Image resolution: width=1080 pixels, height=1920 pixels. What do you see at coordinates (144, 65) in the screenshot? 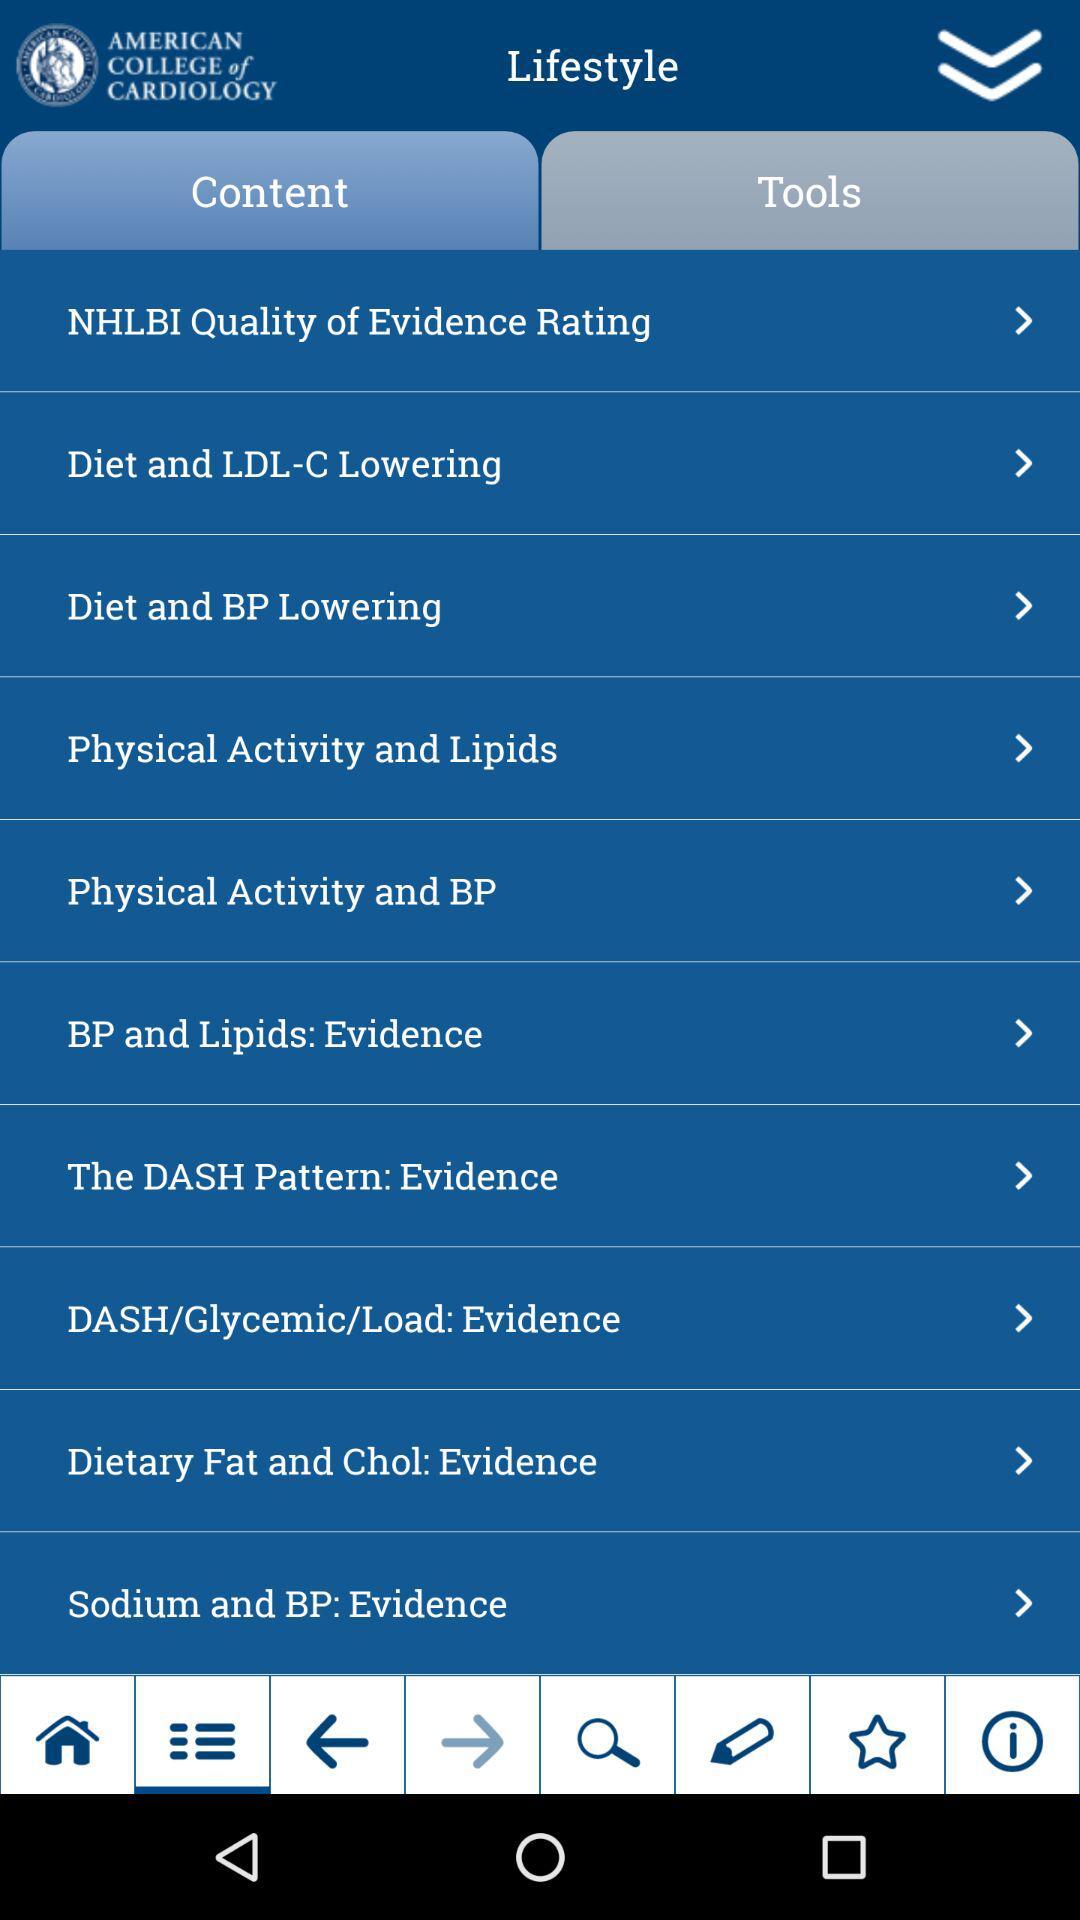
I see `the item to the left of lifestyle icon` at bounding box center [144, 65].